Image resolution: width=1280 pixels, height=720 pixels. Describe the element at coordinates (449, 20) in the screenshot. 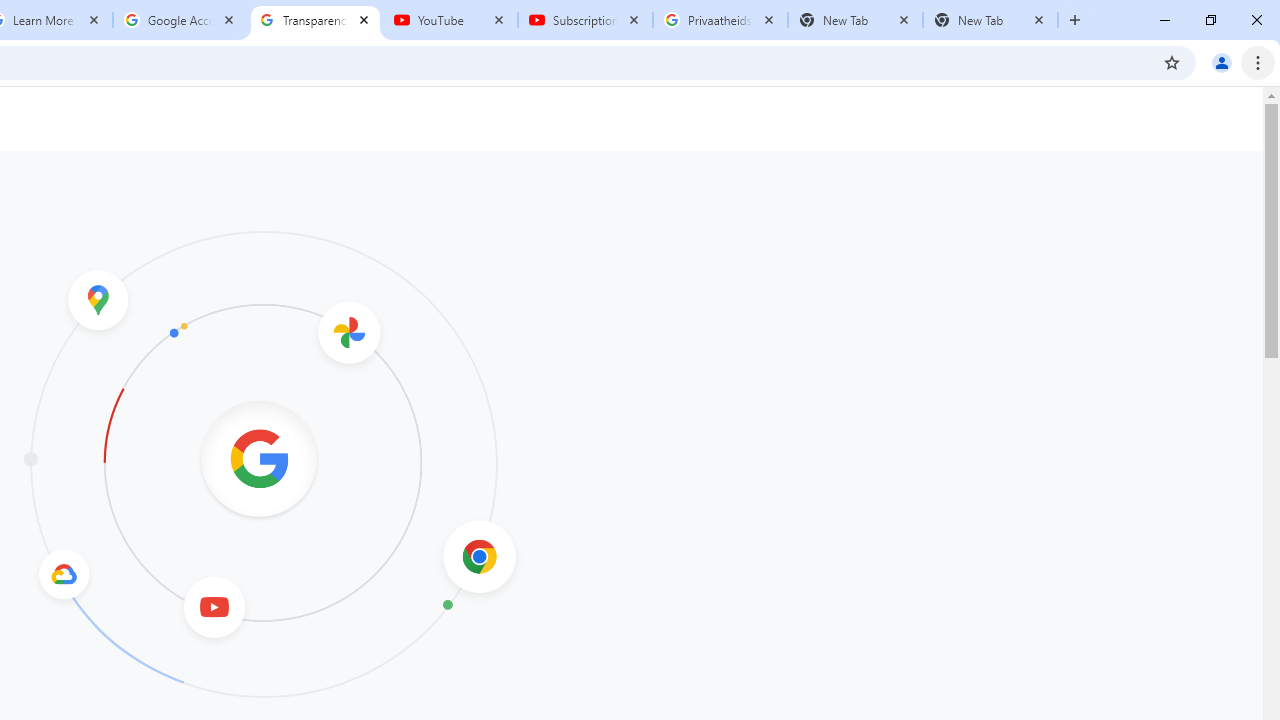

I see `'YouTube'` at that location.